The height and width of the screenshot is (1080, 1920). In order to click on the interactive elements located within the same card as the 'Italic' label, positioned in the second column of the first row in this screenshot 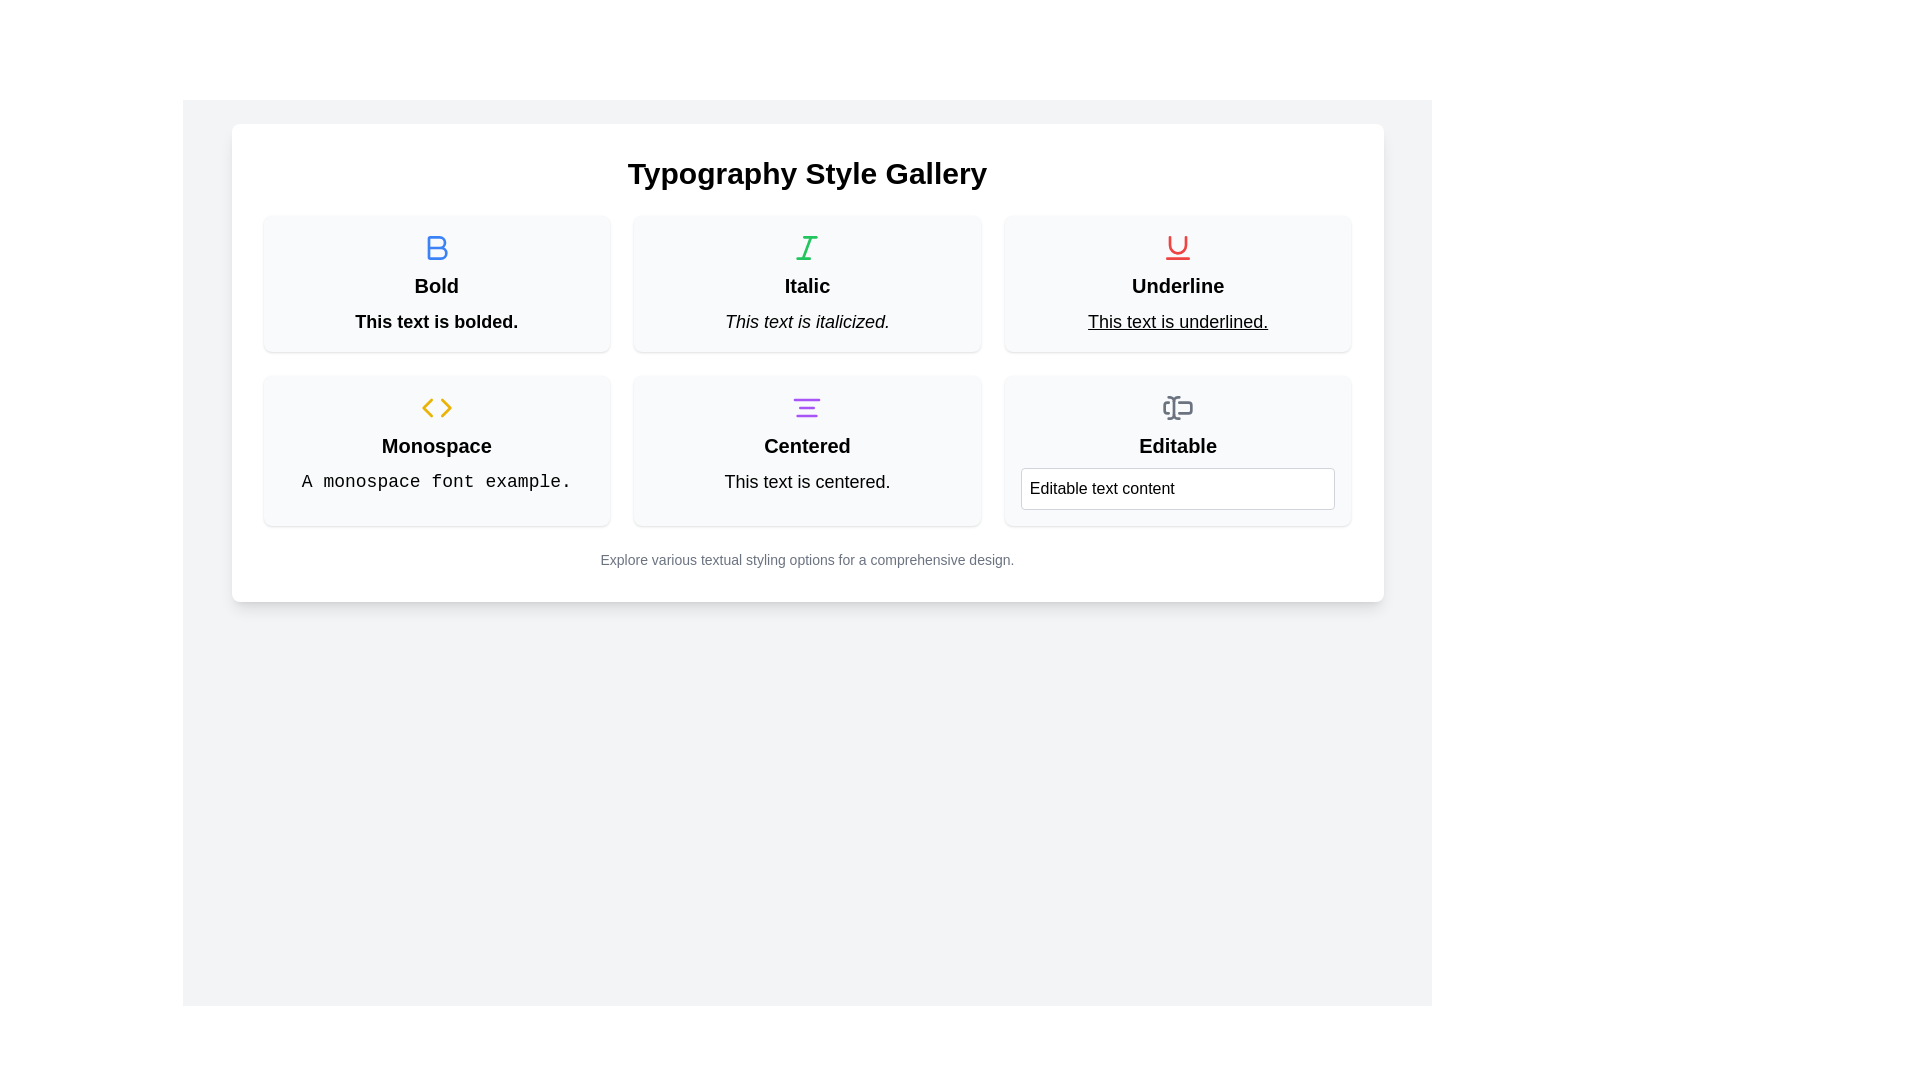, I will do `click(807, 285)`.